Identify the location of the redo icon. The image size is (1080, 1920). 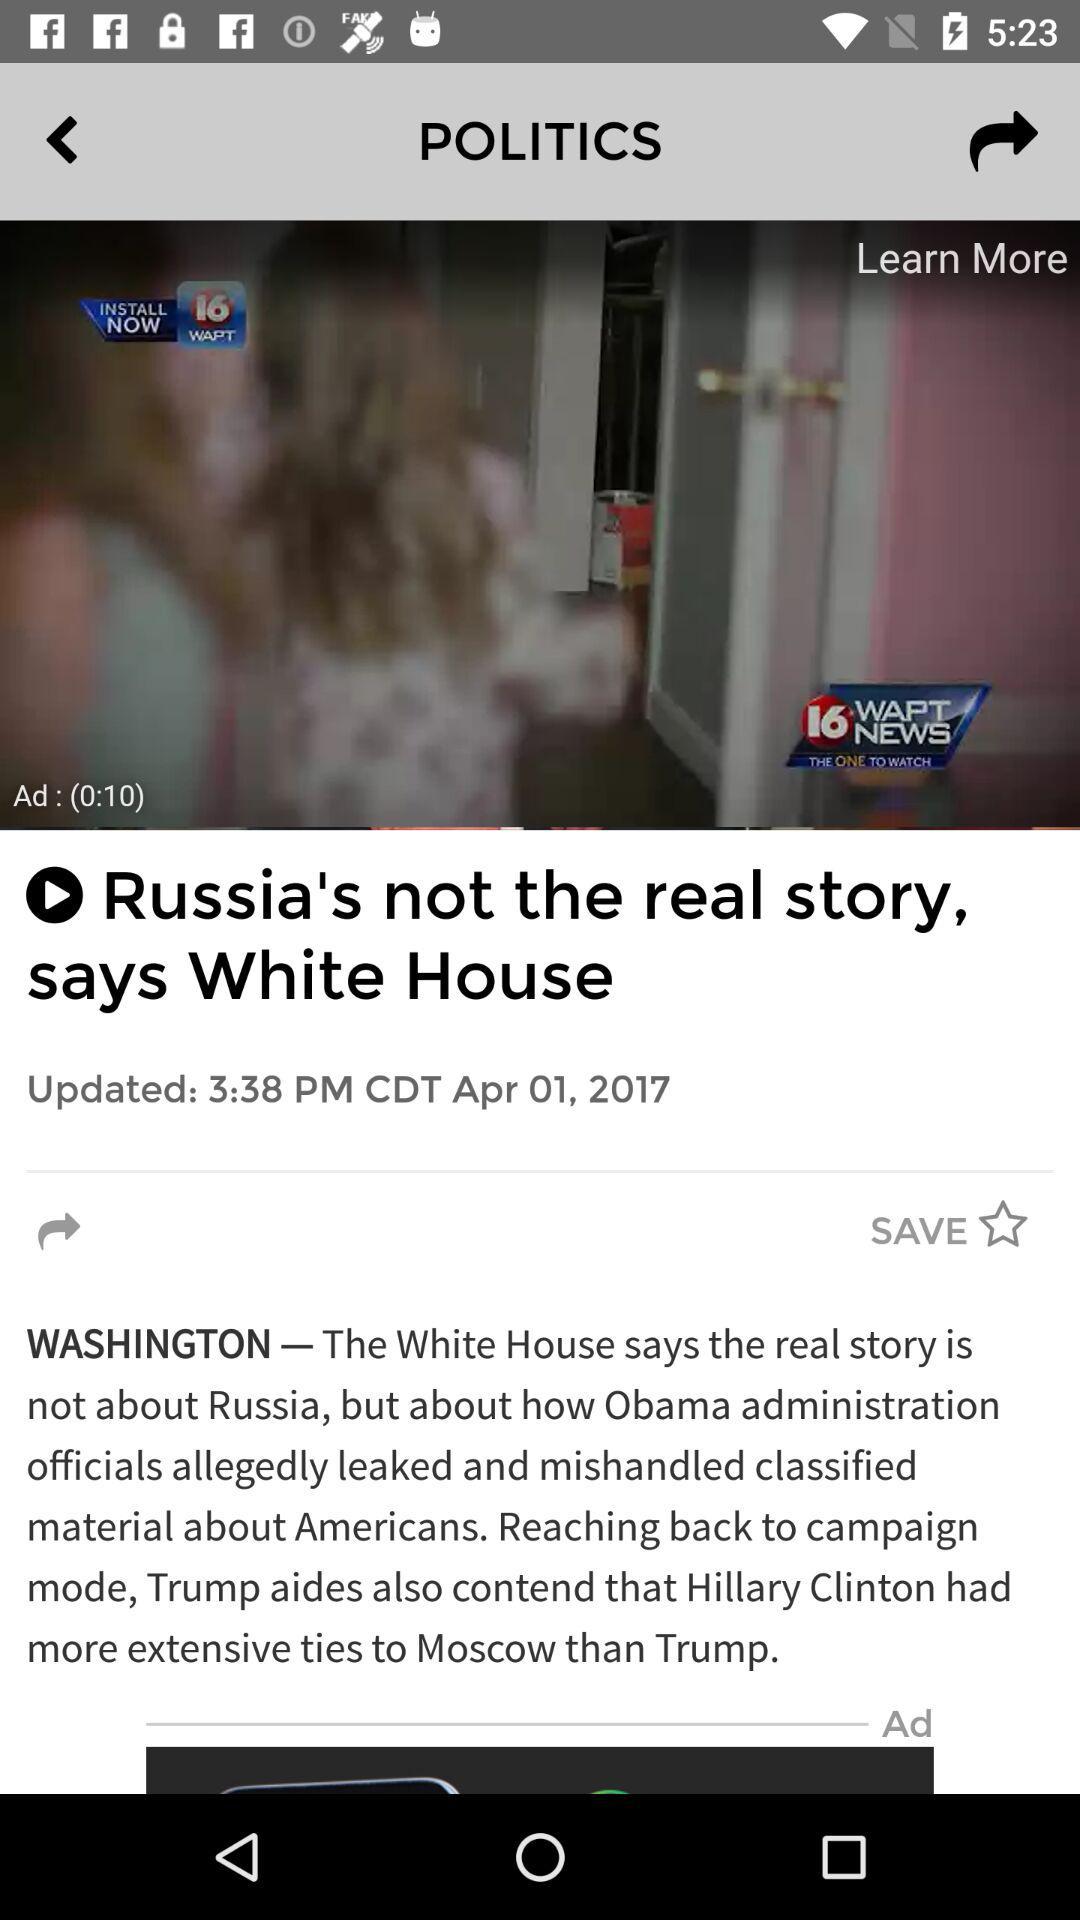
(1003, 140).